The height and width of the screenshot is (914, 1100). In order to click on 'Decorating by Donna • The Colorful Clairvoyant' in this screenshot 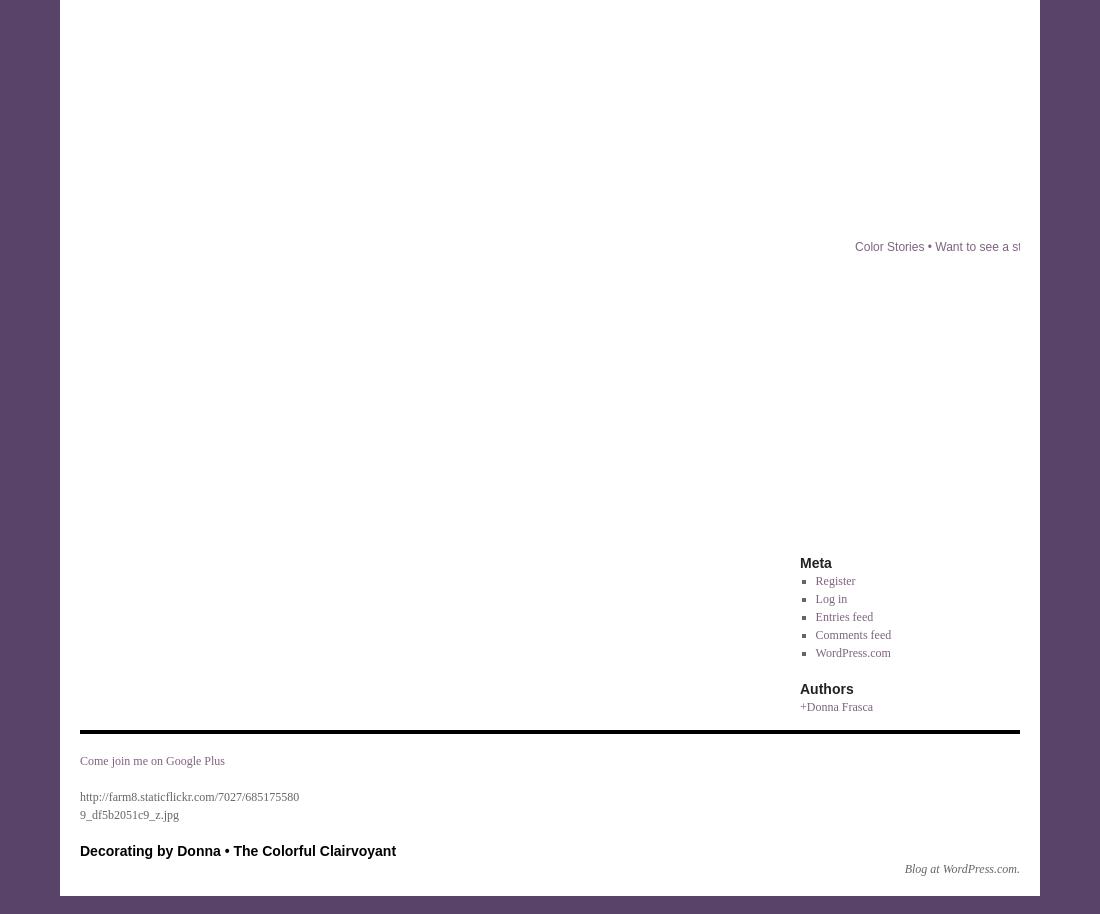, I will do `click(79, 851)`.